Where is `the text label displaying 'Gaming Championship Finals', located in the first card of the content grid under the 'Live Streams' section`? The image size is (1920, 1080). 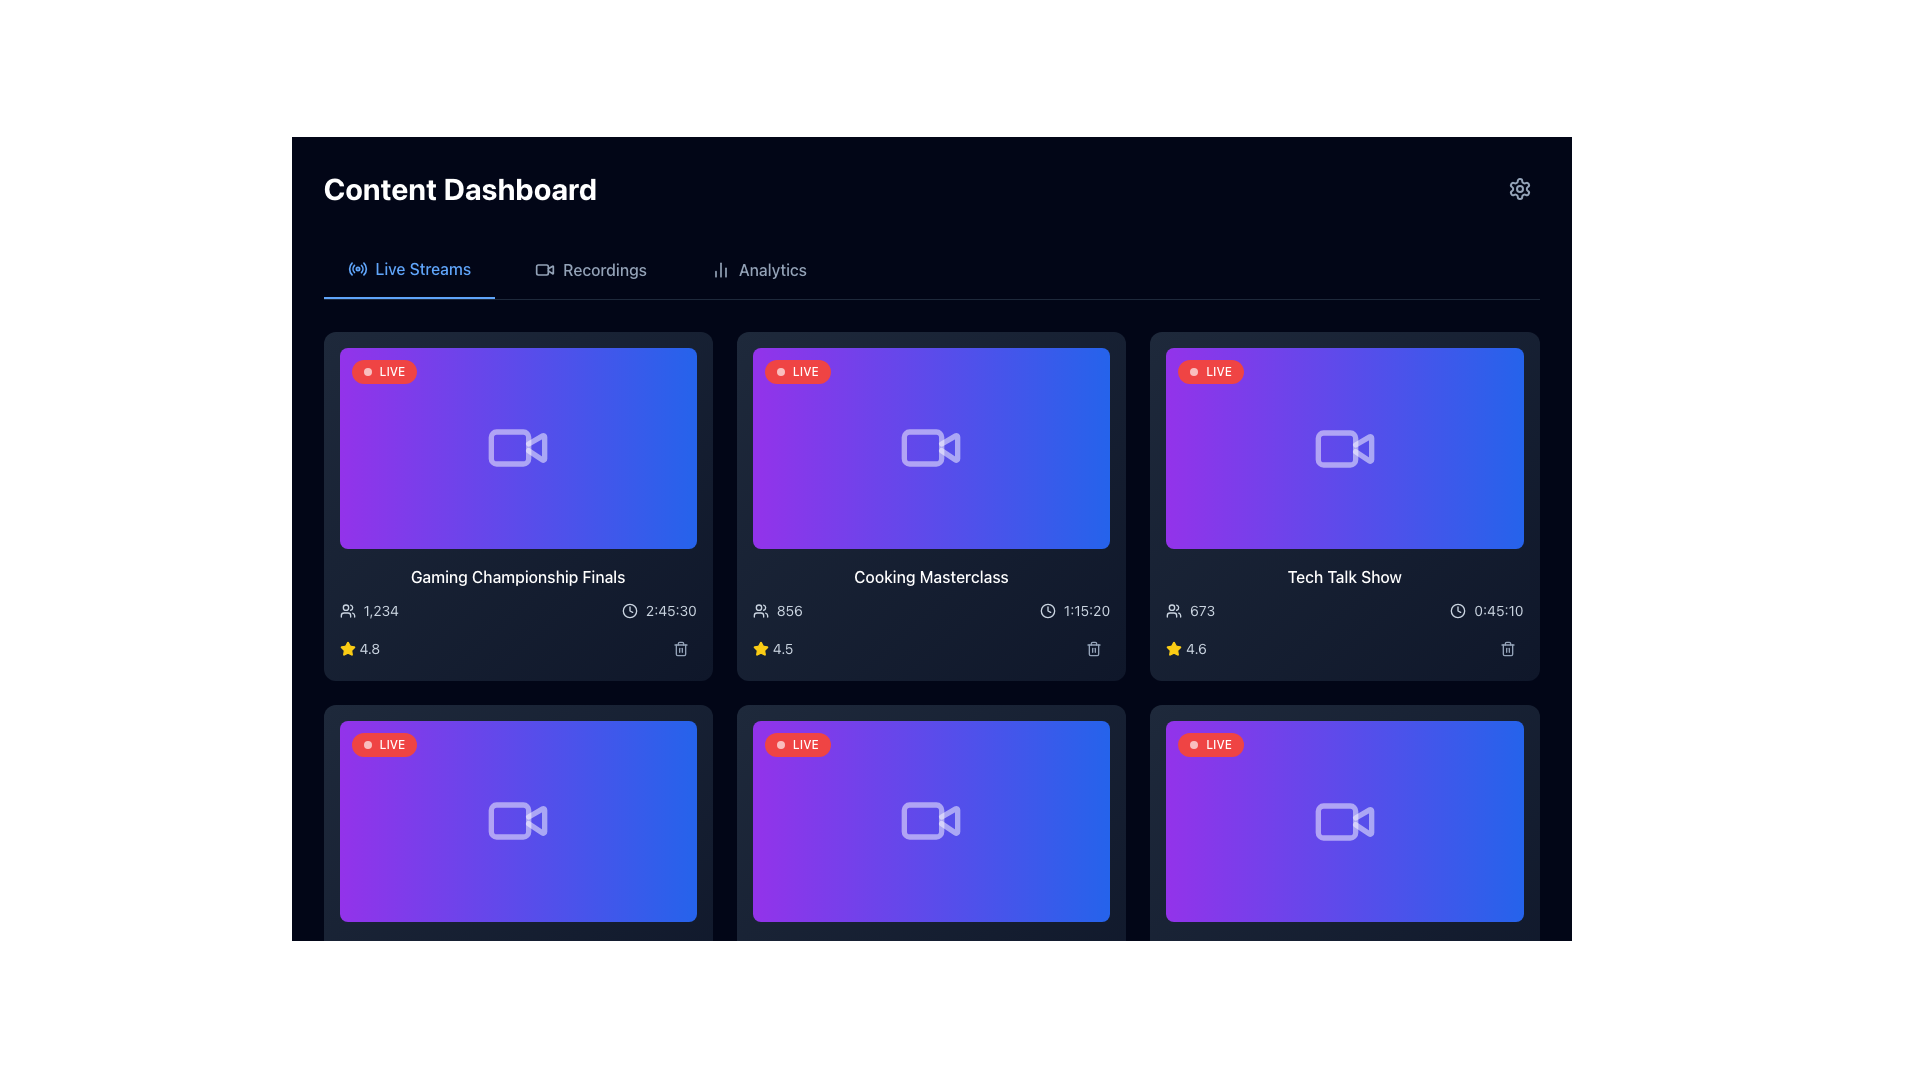 the text label displaying 'Gaming Championship Finals', located in the first card of the content grid under the 'Live Streams' section is located at coordinates (518, 576).